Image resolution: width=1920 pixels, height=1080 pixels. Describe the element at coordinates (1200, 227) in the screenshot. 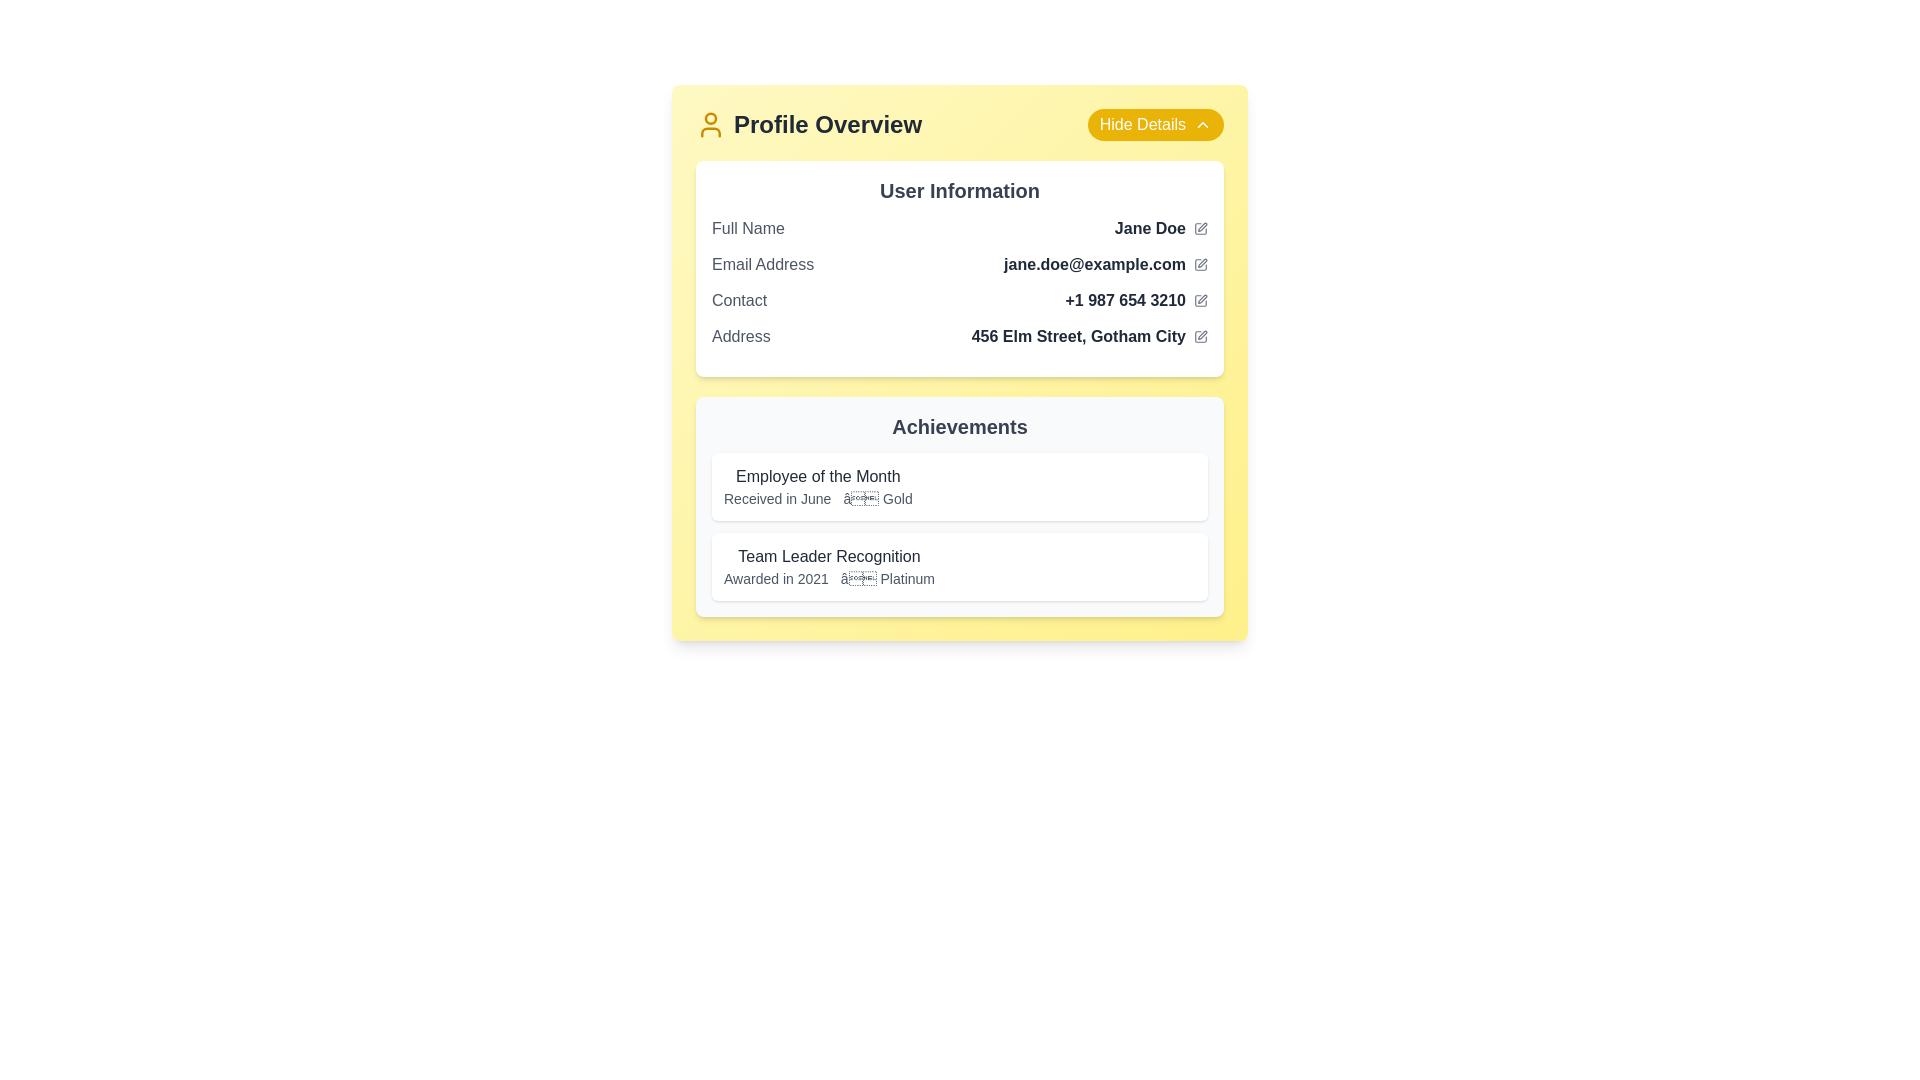

I see `the pen icon button located next to the text 'Jane Doe' in the top-right of the 'User Information' section` at that location.